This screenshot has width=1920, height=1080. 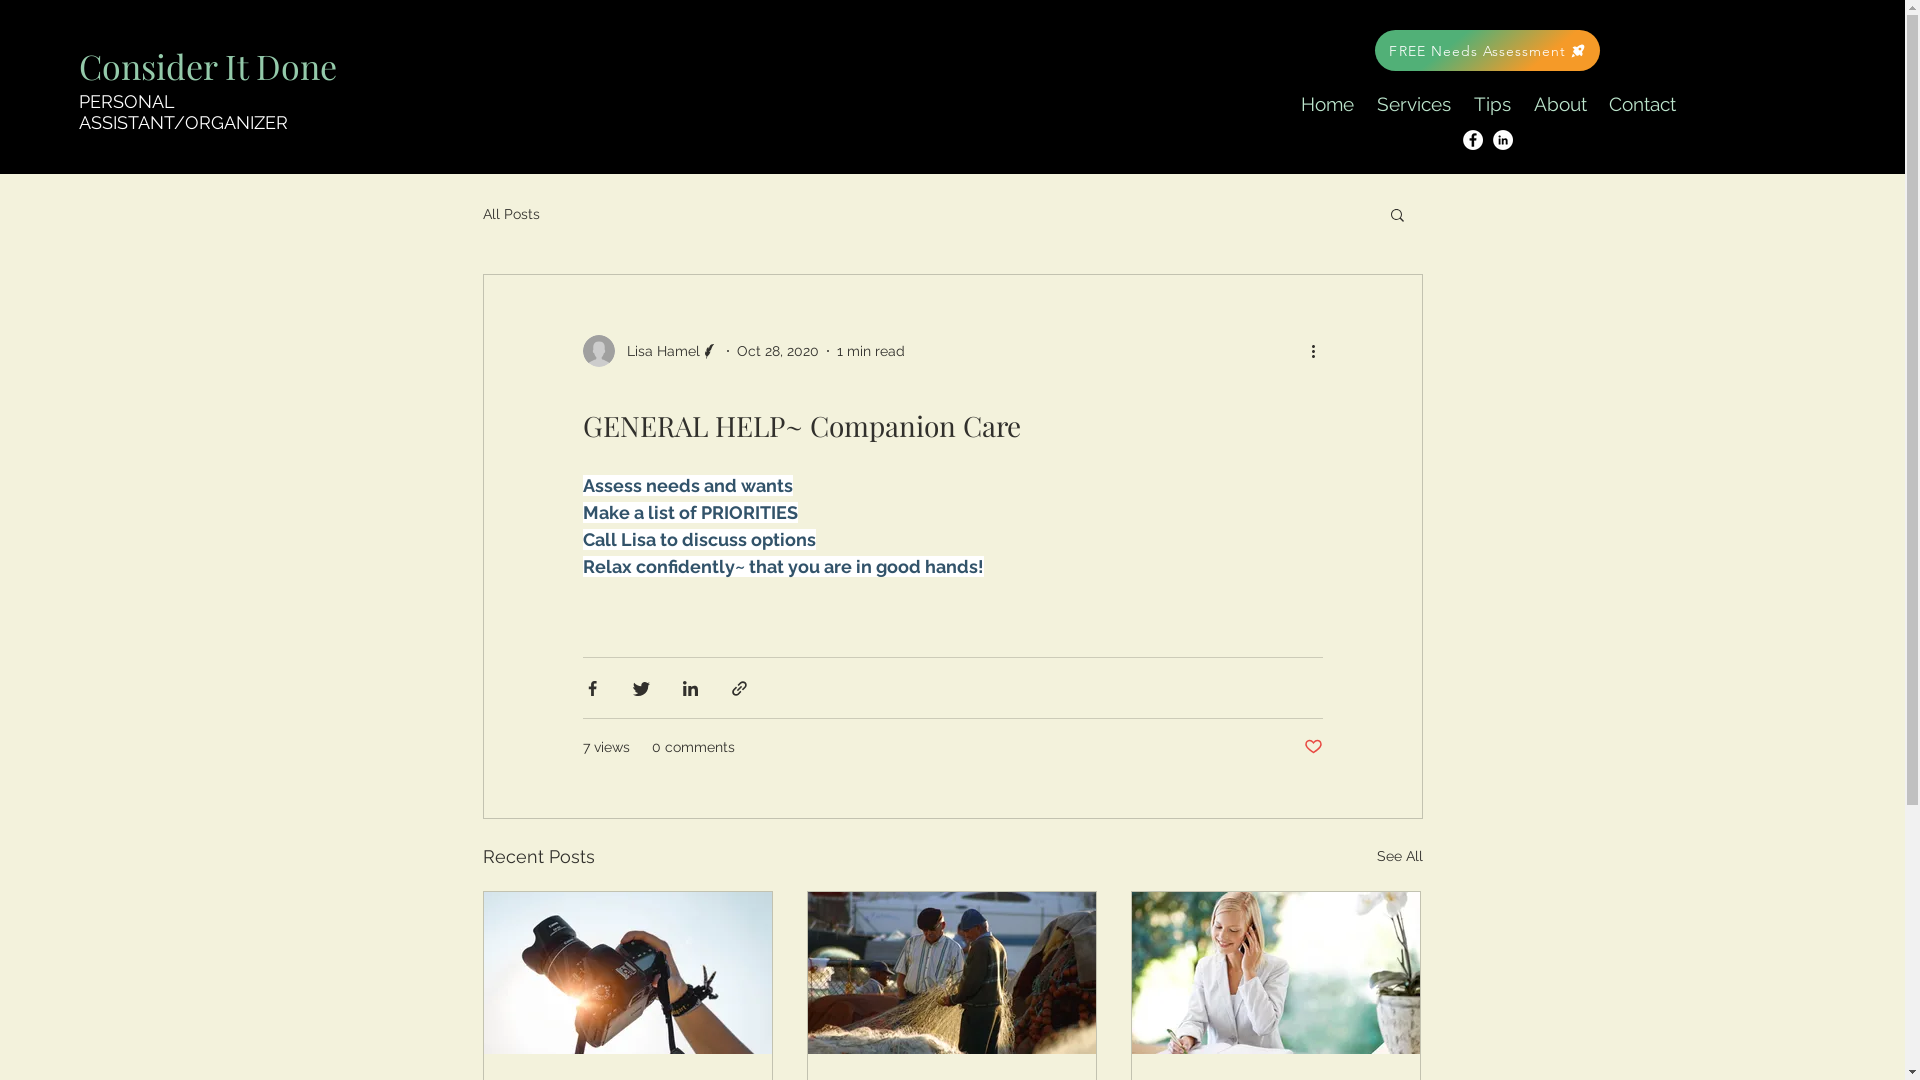 I want to click on 'All Posts', so click(x=510, y=213).